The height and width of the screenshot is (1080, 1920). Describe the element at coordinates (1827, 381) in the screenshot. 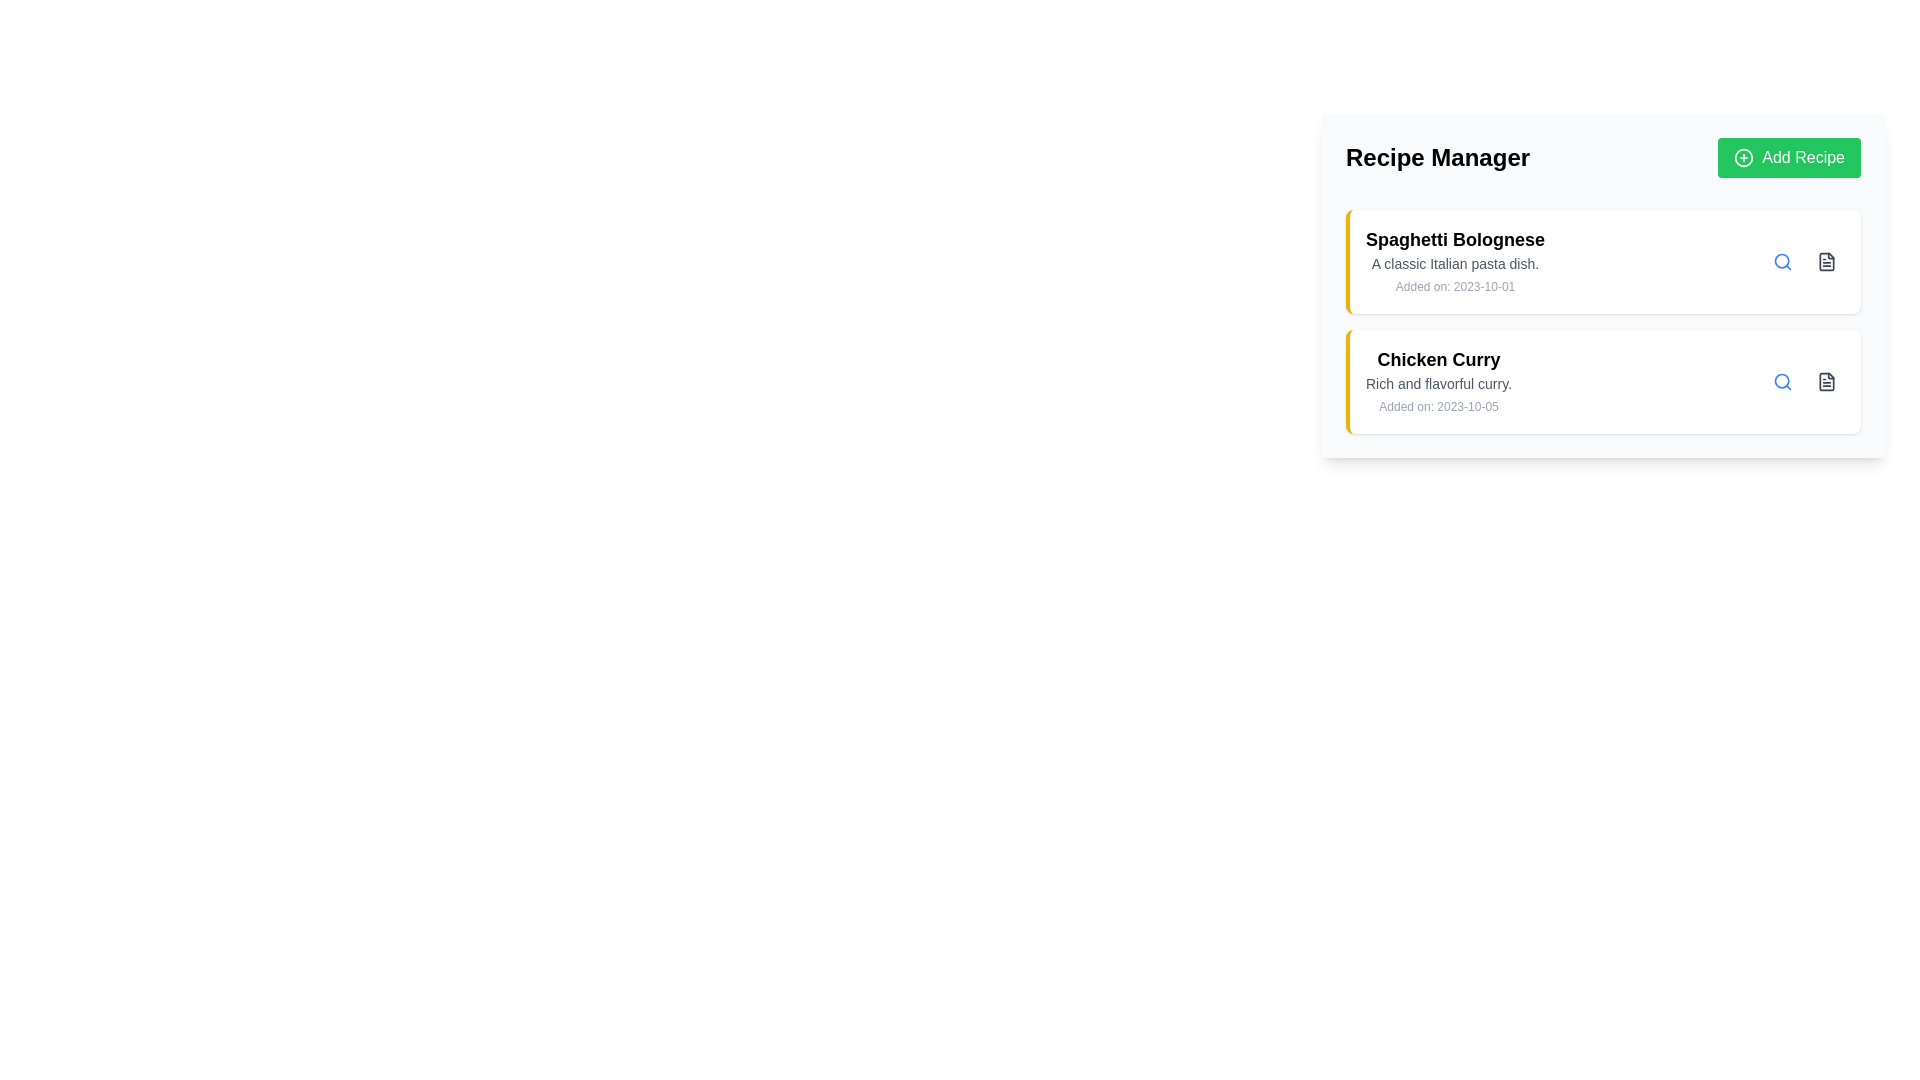

I see `the small gray document icon with a page curl located near the right edge of the 'Chicken Curry' list item in the 'Recipe Manager' interface` at that location.